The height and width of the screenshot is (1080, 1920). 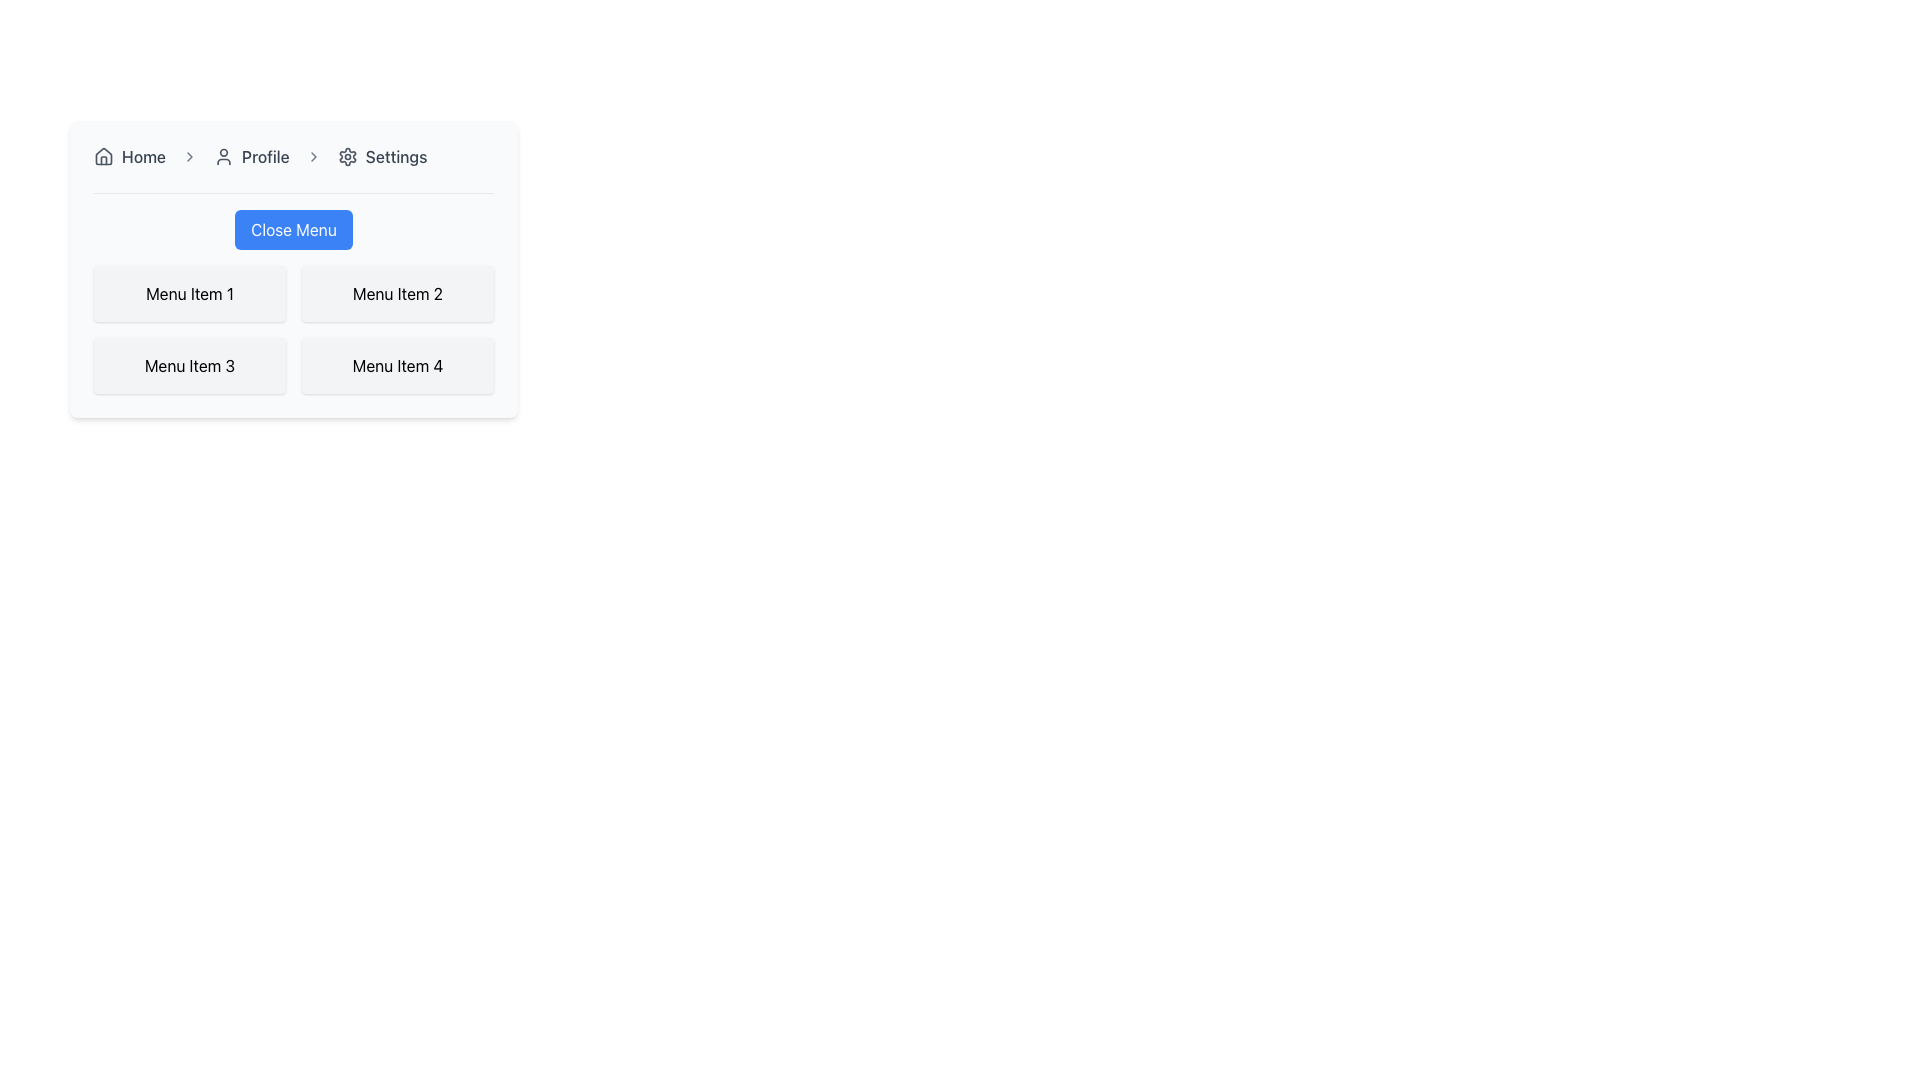 I want to click on the 'Home' navigation link located in the horizontal navigation bar, directly to the right of the house icon, so click(x=143, y=156).